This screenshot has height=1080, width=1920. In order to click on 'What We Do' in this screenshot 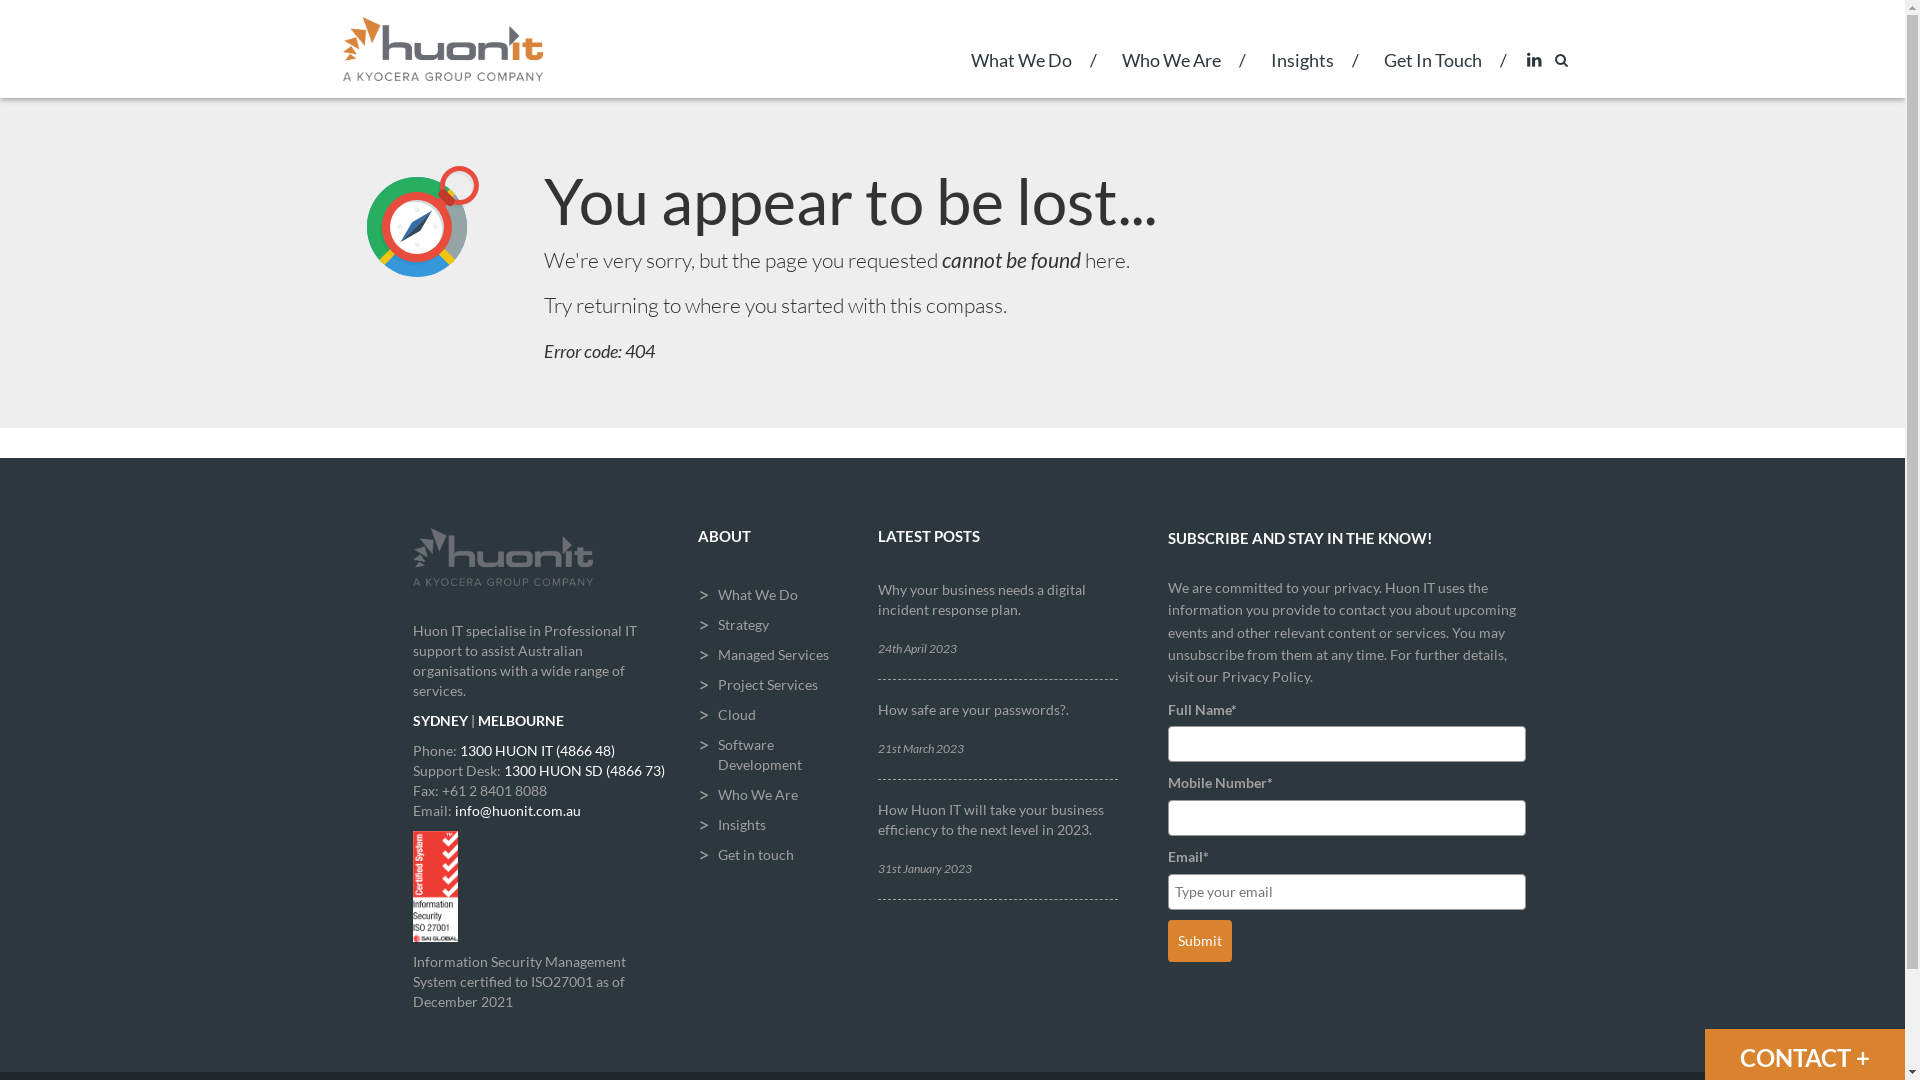, I will do `click(1021, 72)`.